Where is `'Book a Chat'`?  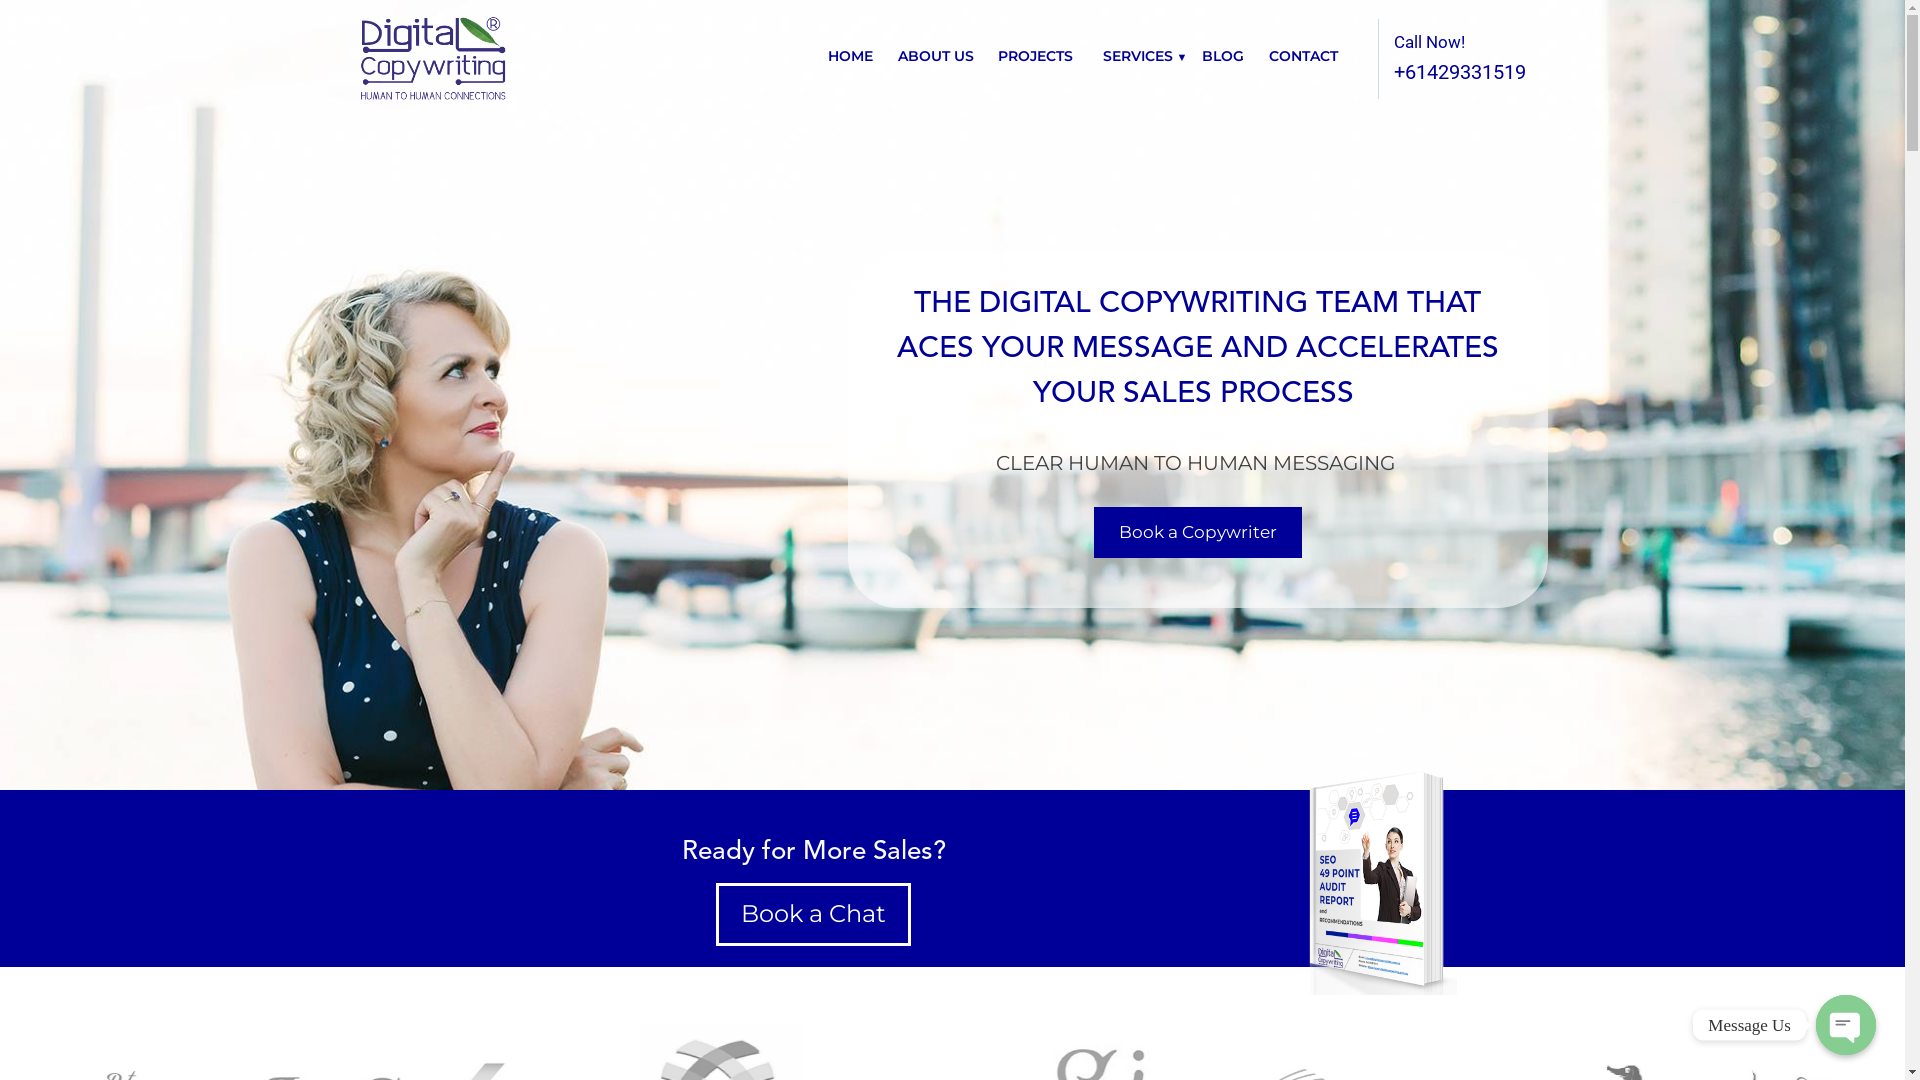
'Book a Chat' is located at coordinates (715, 914).